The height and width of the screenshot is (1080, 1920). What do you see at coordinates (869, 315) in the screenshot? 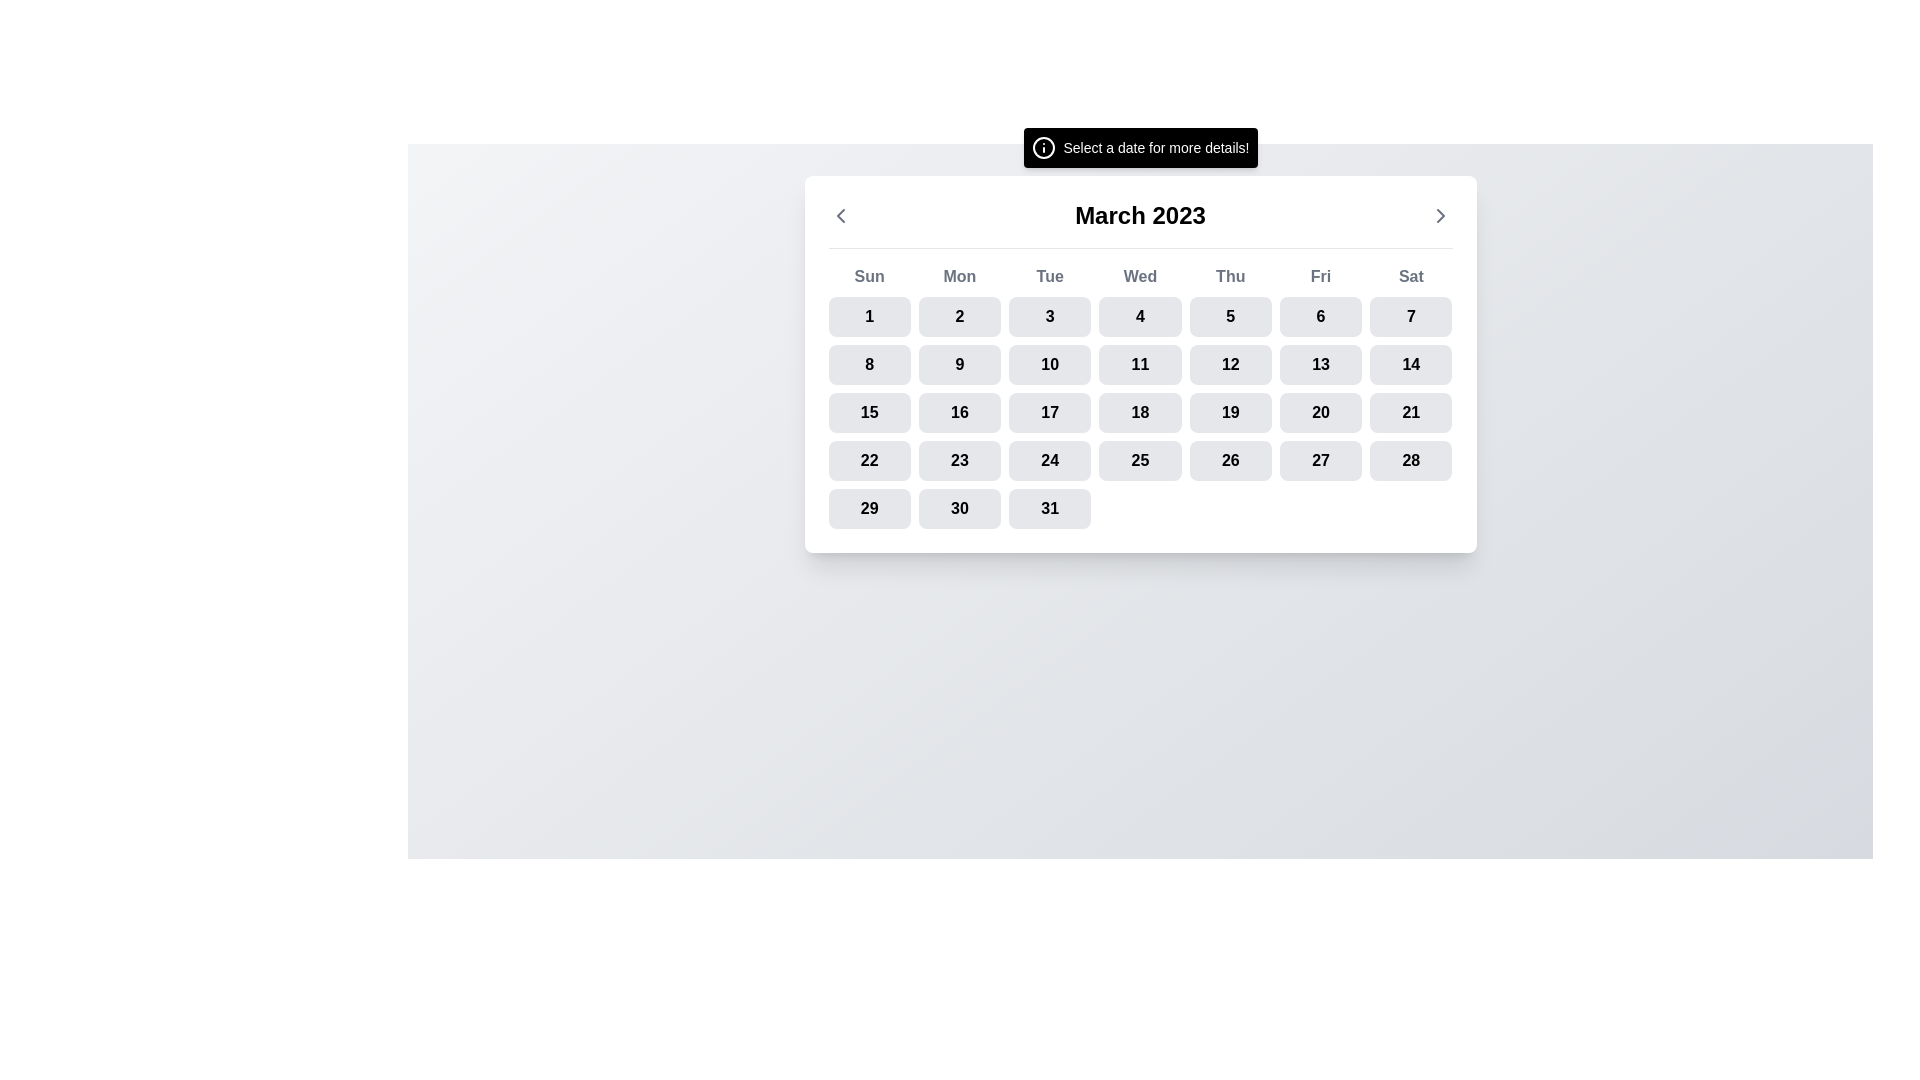
I see `the calendar button representing the first day under the 'Sun' column to trigger a style change` at bounding box center [869, 315].